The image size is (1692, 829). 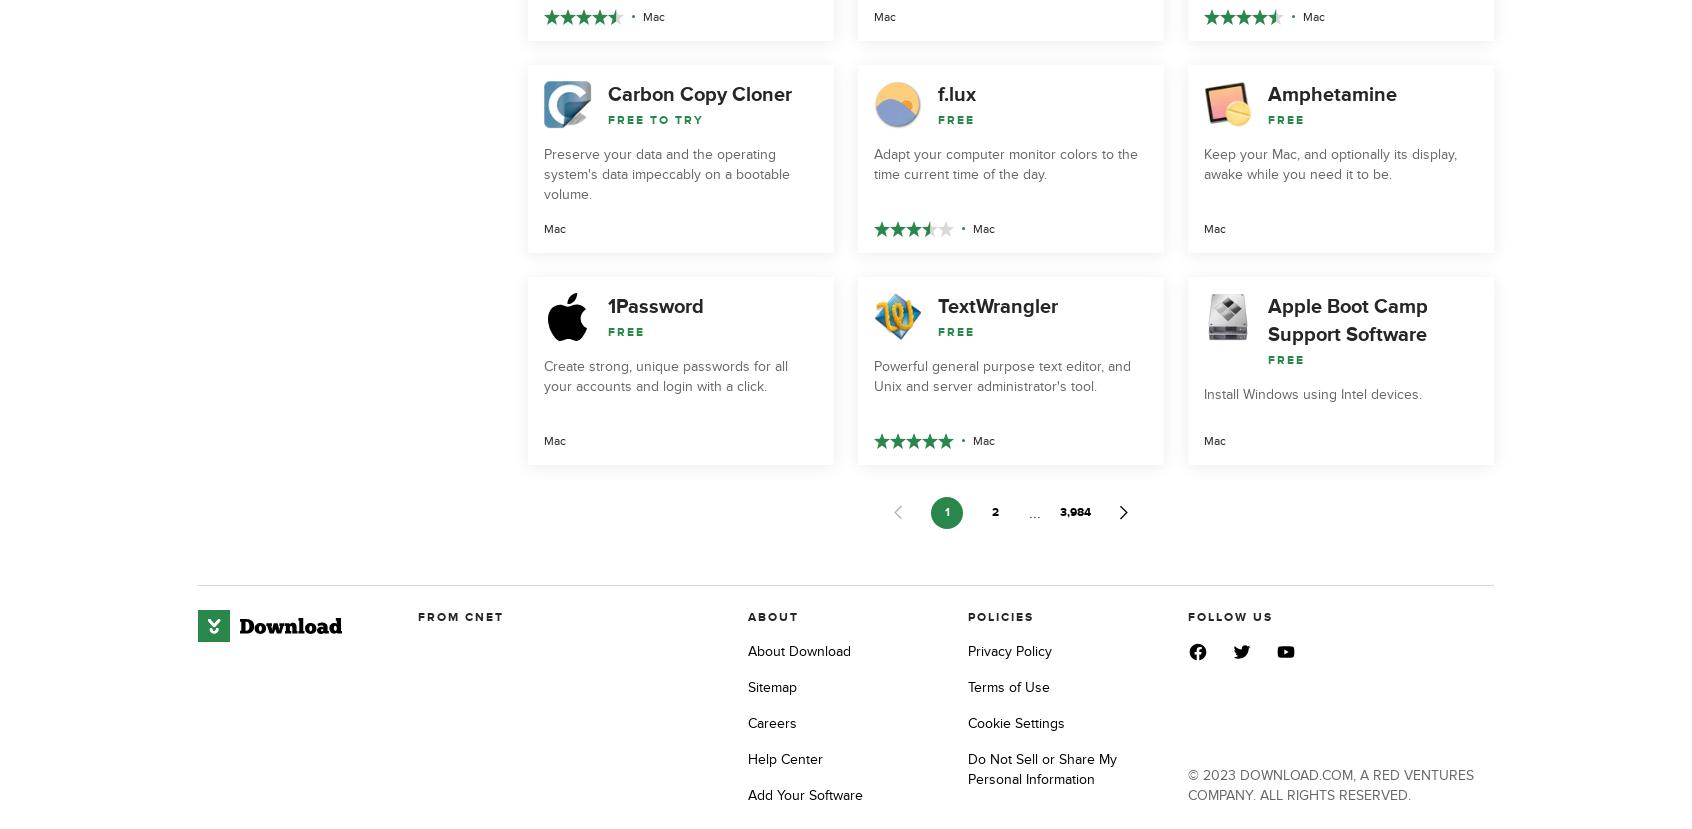 What do you see at coordinates (666, 173) in the screenshot?
I see `'Preserve your data and the operating system's data impeccably on a bootable volume.'` at bounding box center [666, 173].